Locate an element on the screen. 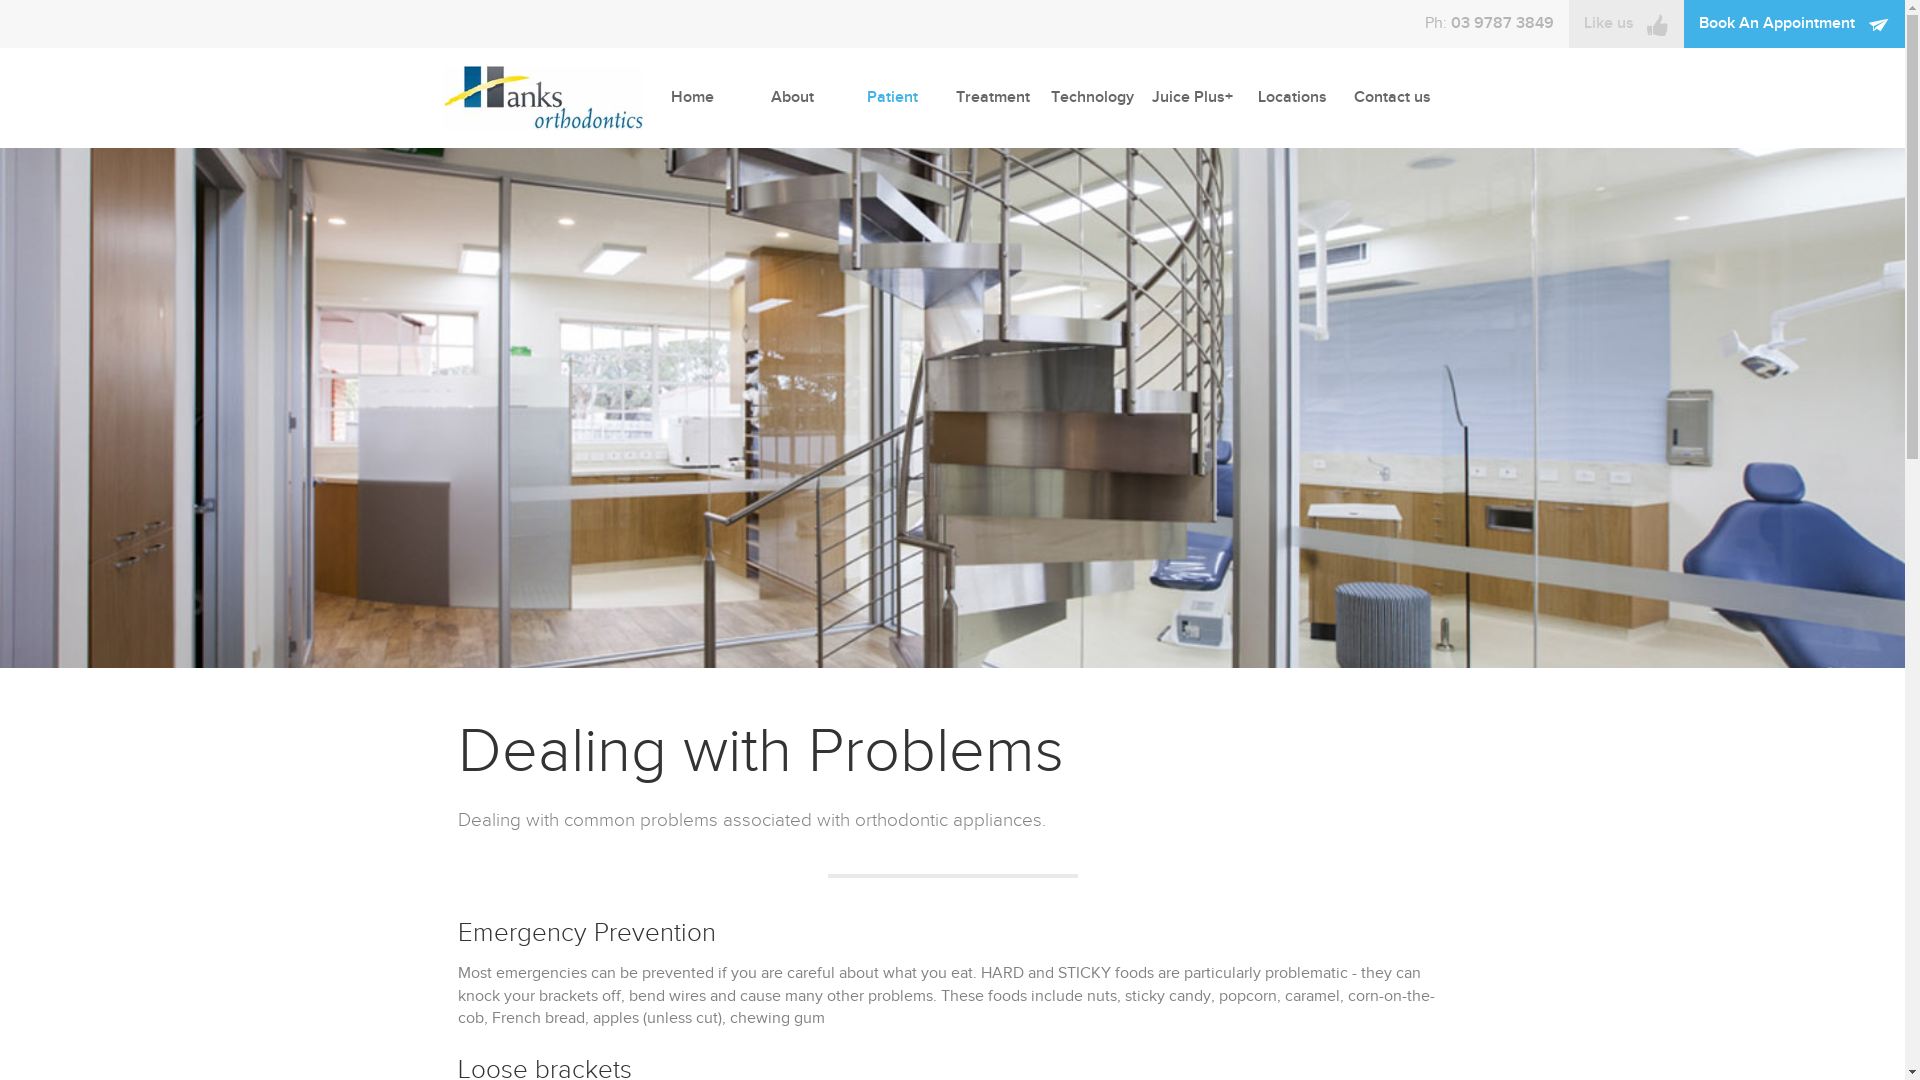 The image size is (1920, 1080). 'Home' is located at coordinates (691, 97).